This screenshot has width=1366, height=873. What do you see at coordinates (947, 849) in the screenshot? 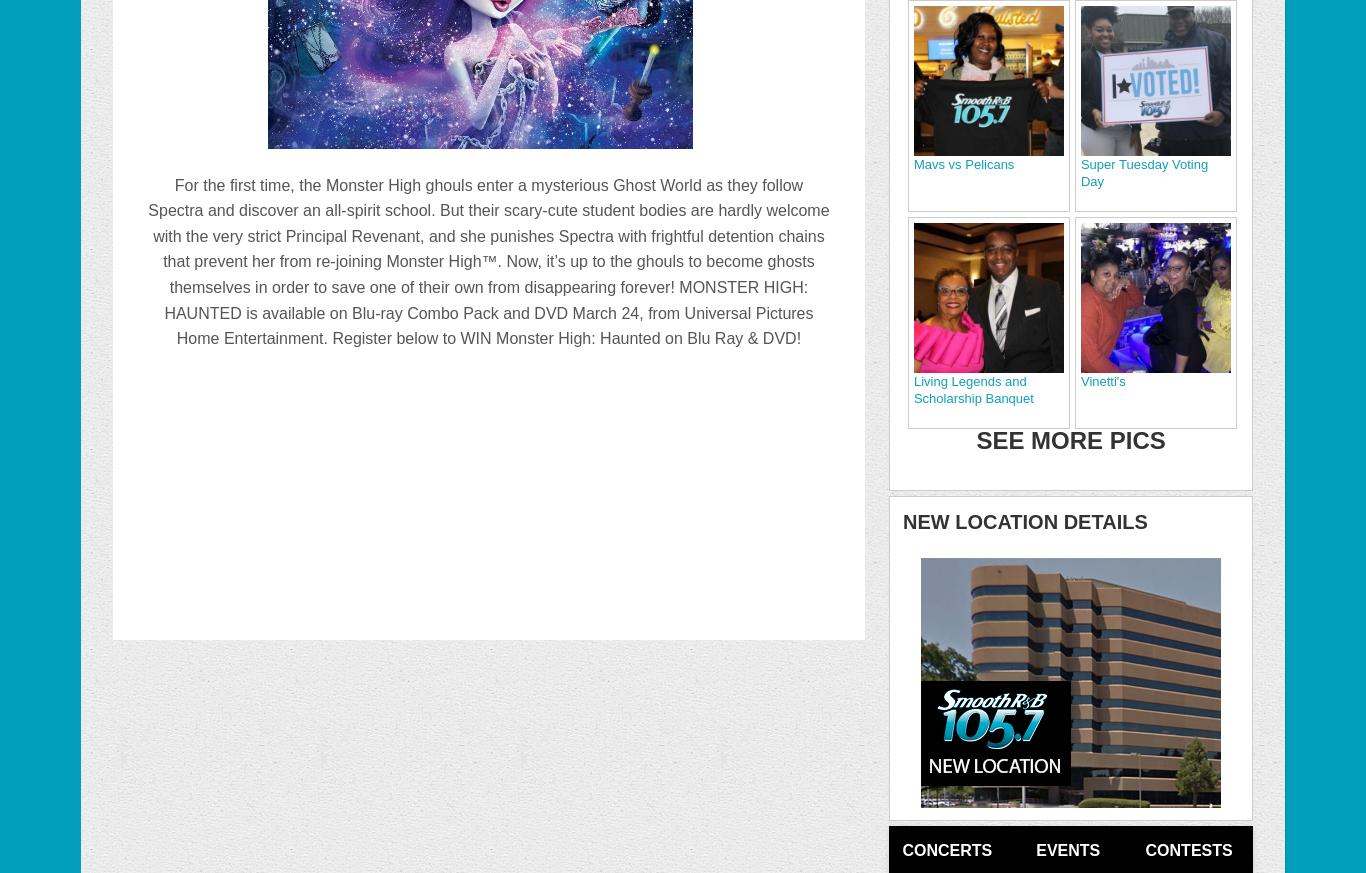
I see `'CONCERTS'` at bounding box center [947, 849].